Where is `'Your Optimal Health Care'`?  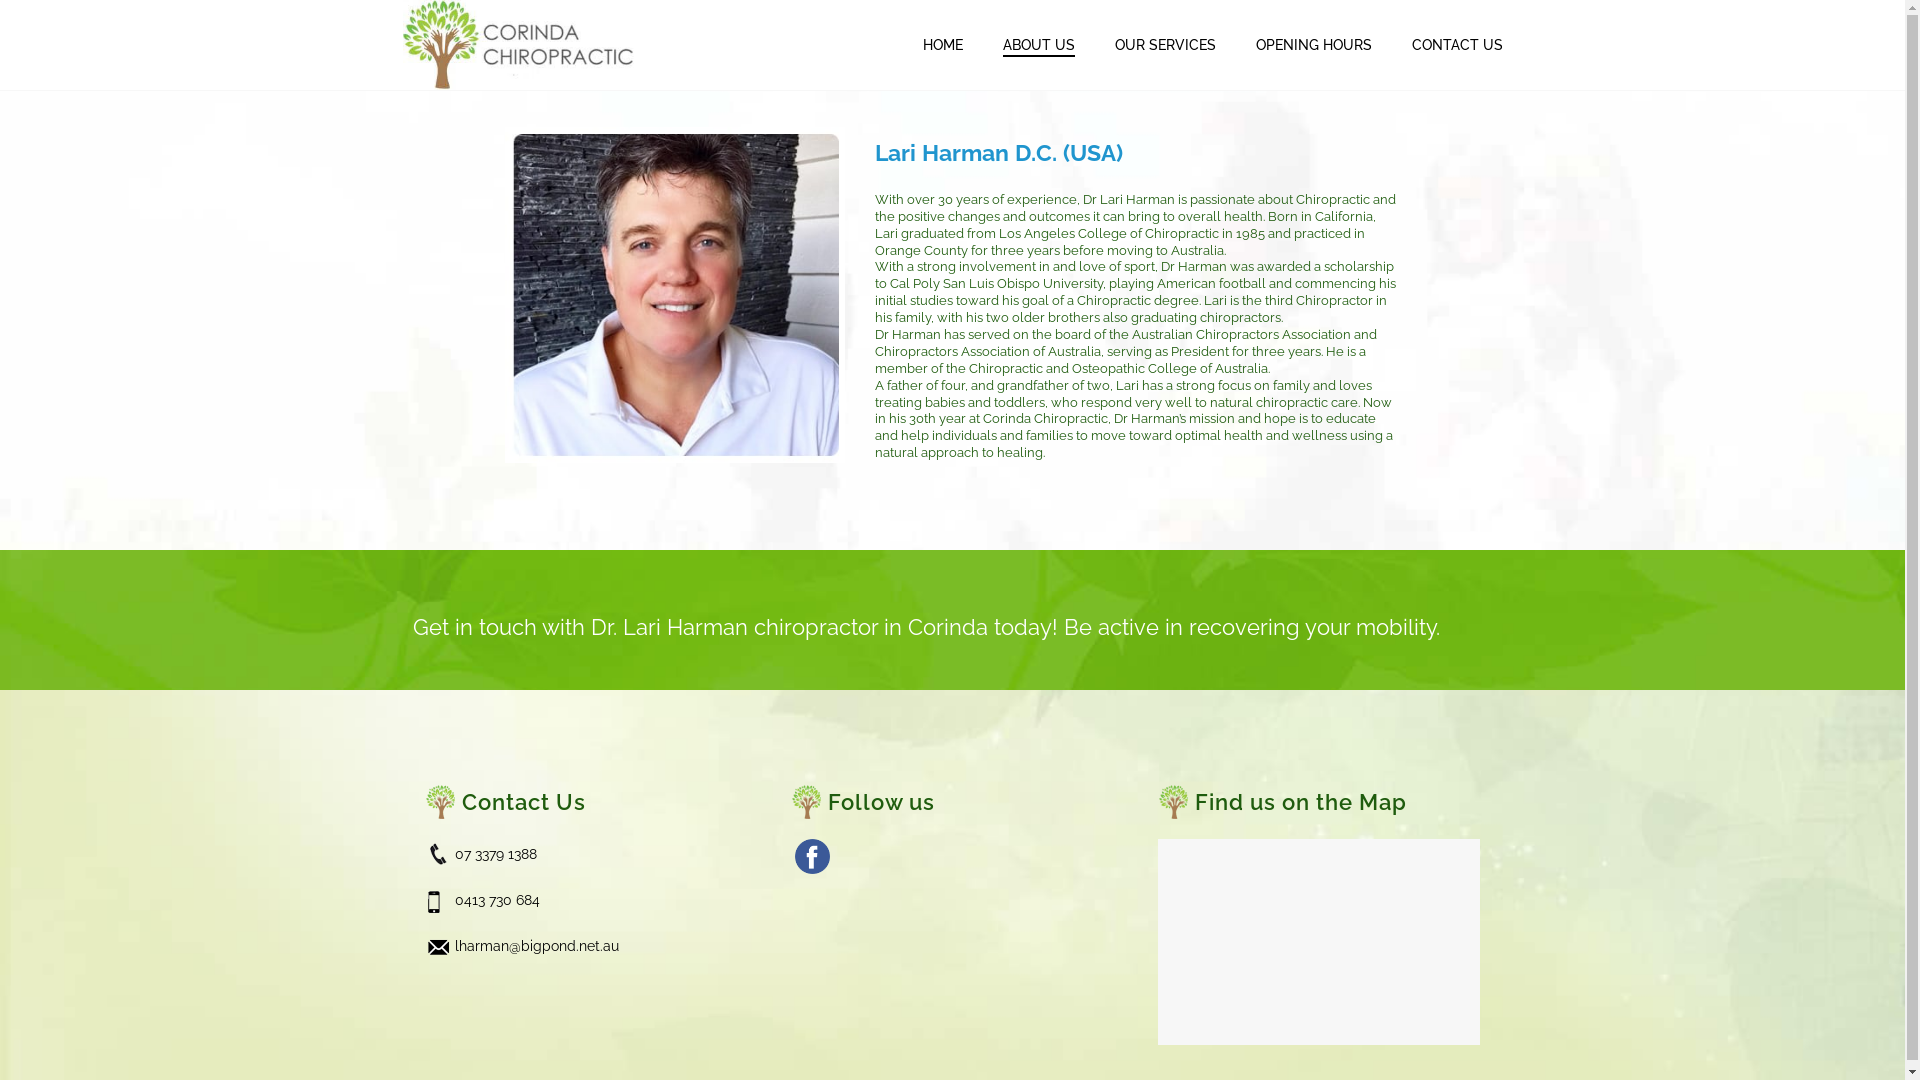
'Your Optimal Health Care' is located at coordinates (522, 45).